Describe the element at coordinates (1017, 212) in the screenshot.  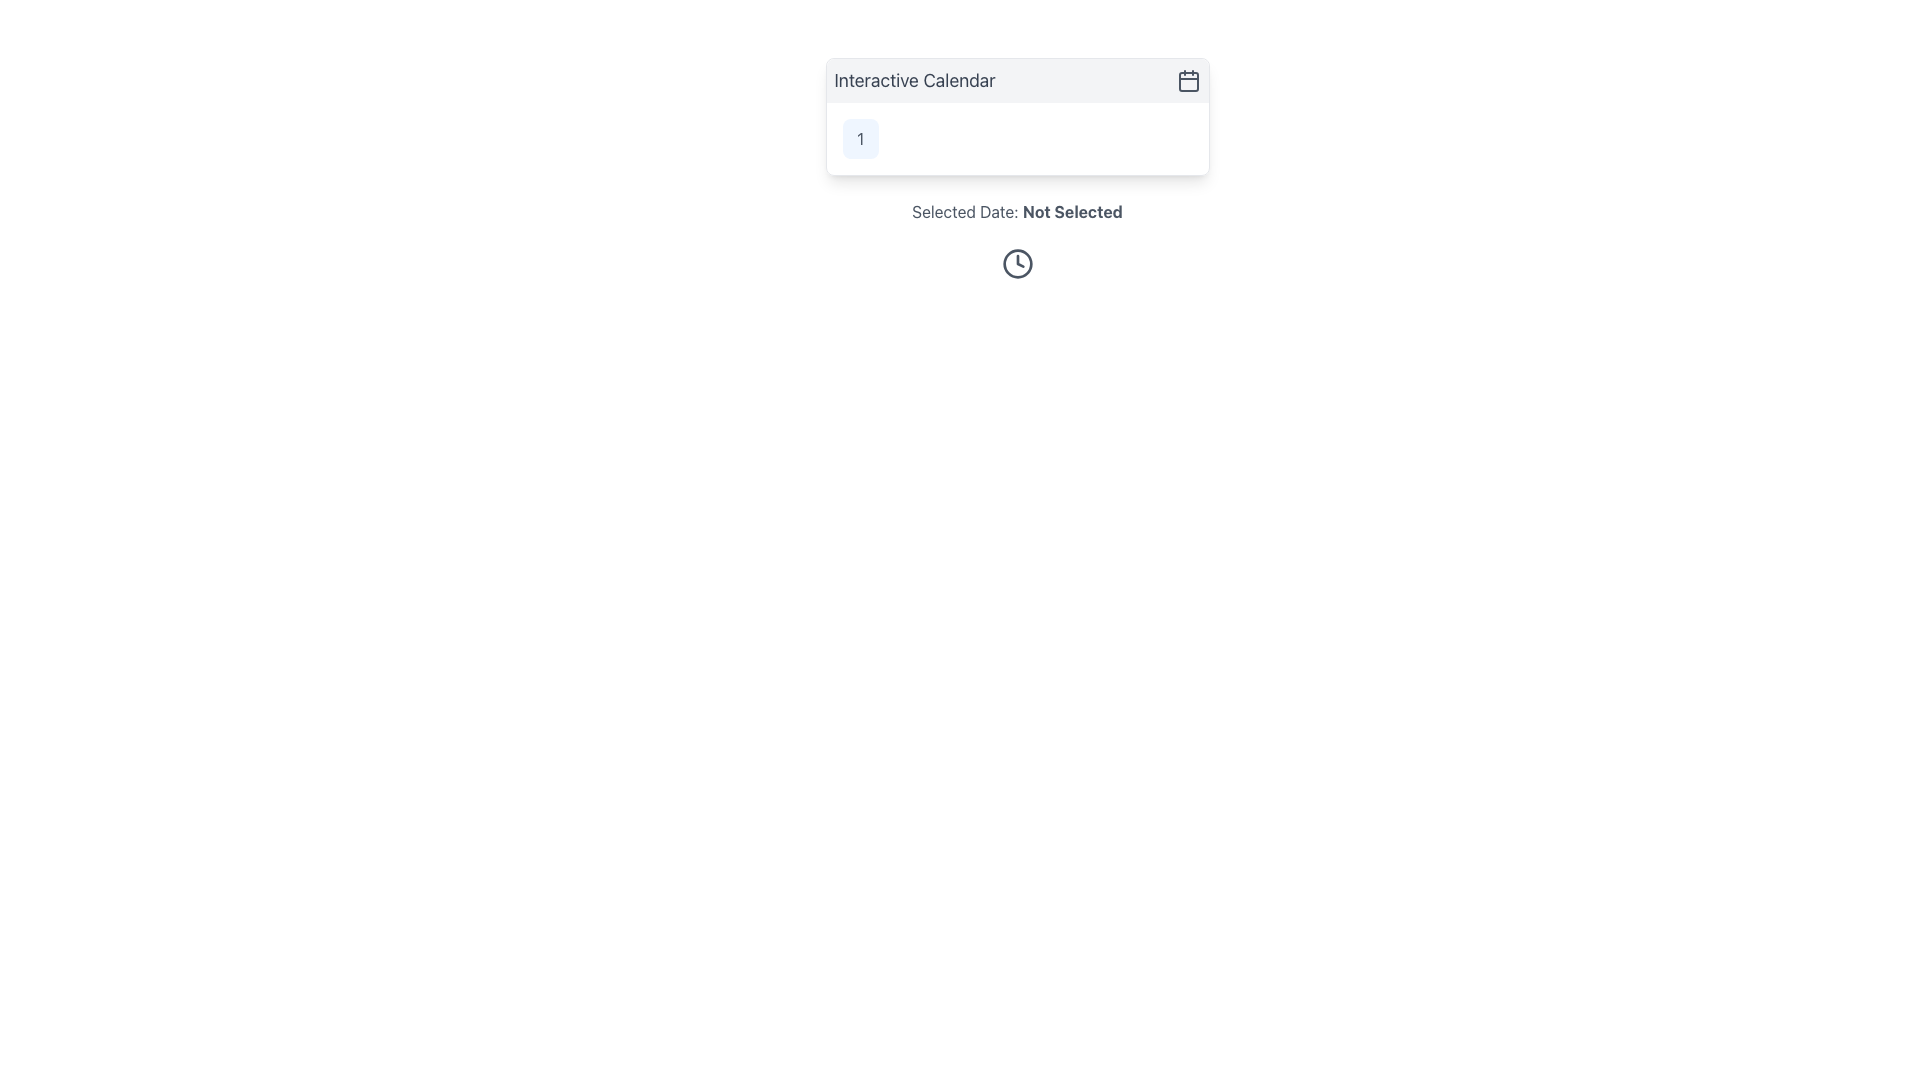
I see `the text label displaying 'Selected Date: Not Selected', which is centrally located in the horizontal axis and positioned below the grid area of the interactive calendar component` at that location.